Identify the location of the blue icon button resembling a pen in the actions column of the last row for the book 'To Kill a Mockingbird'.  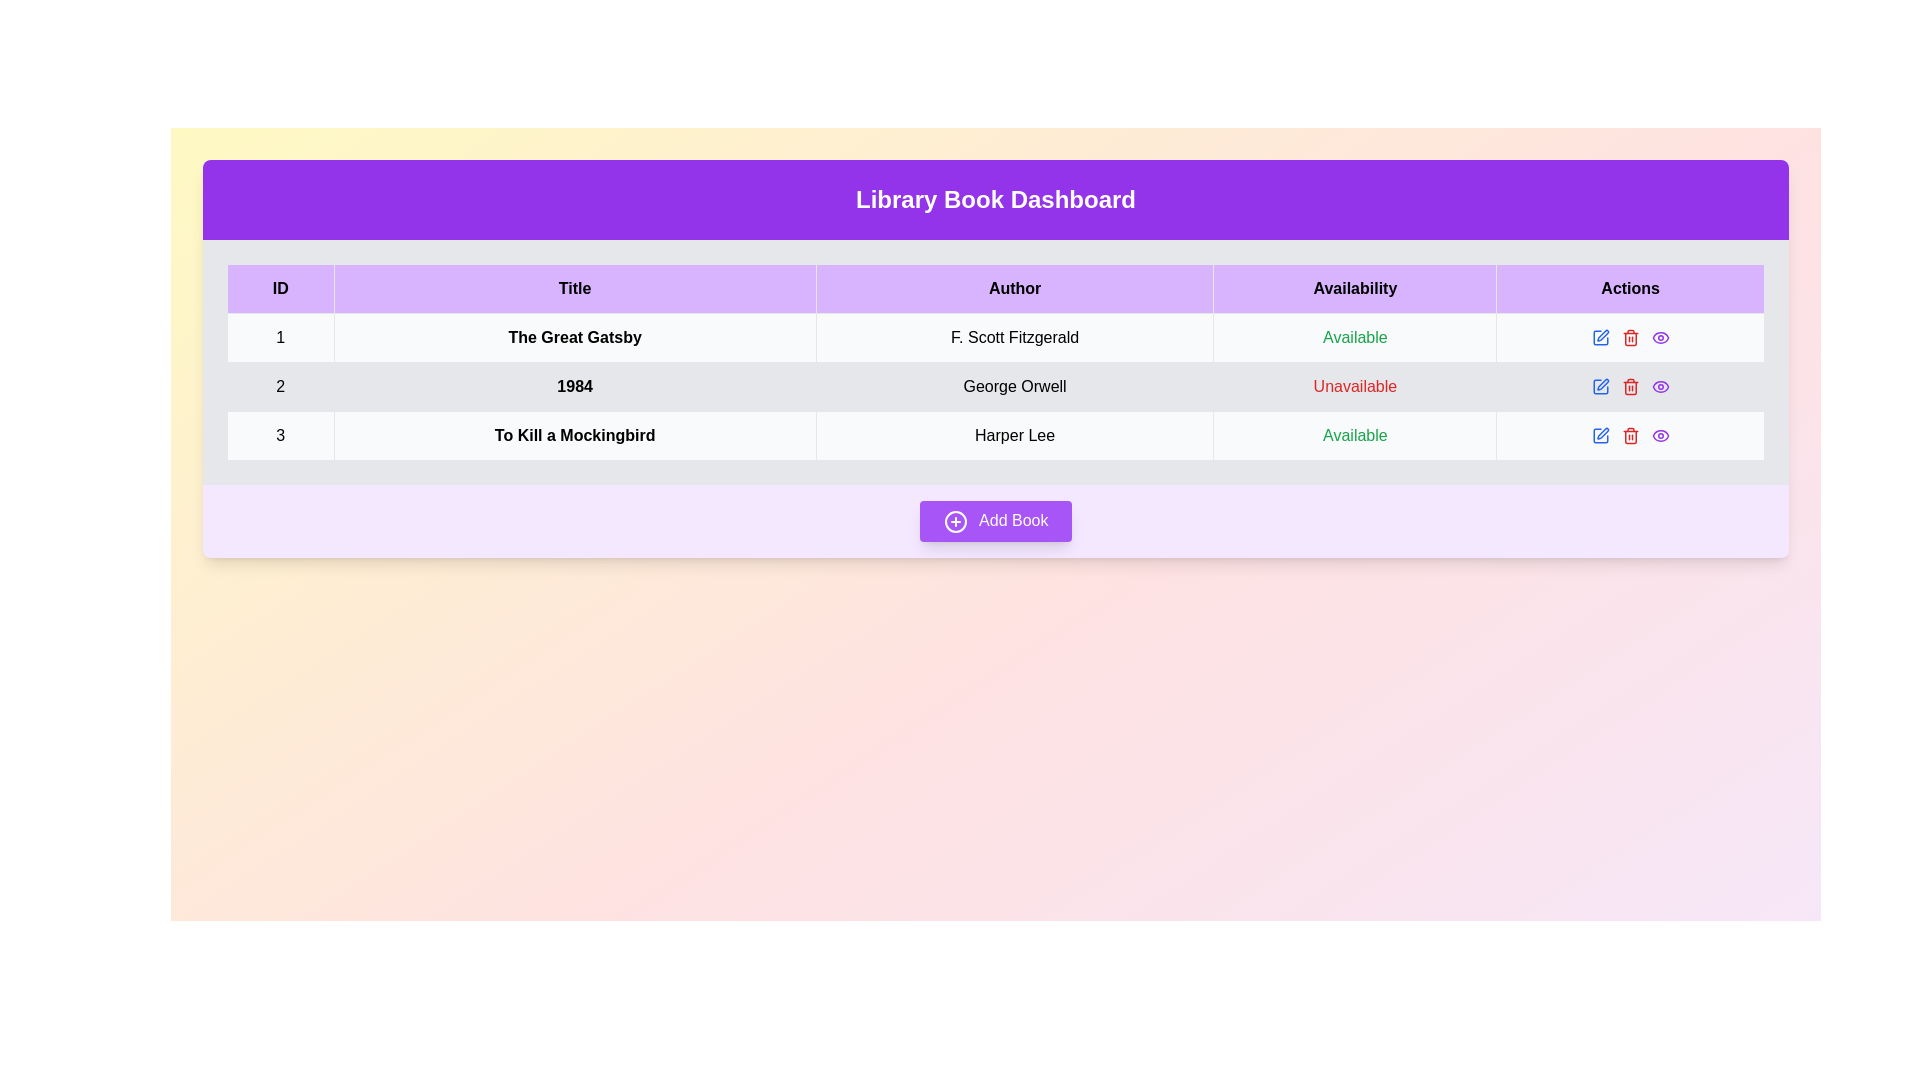
(1600, 434).